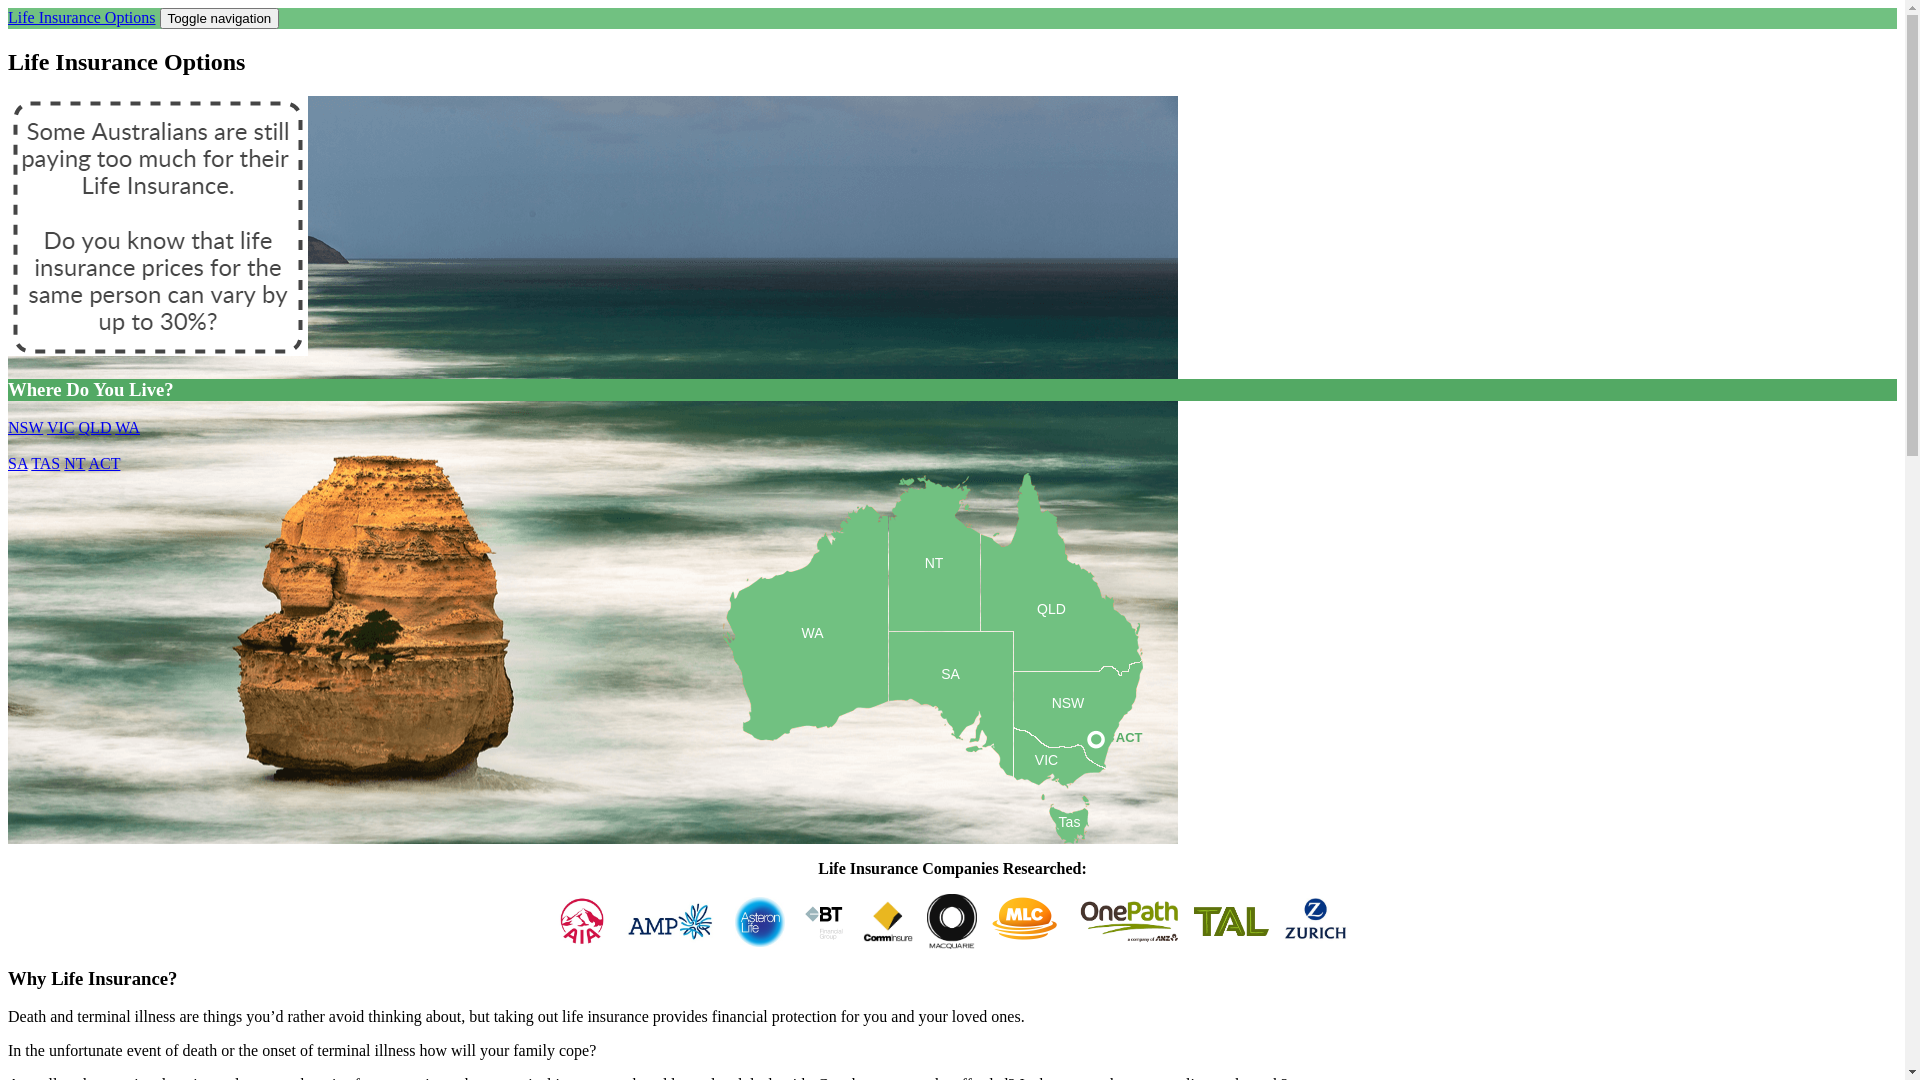  Describe the element at coordinates (1058, 767) in the screenshot. I see `'VIC'` at that location.